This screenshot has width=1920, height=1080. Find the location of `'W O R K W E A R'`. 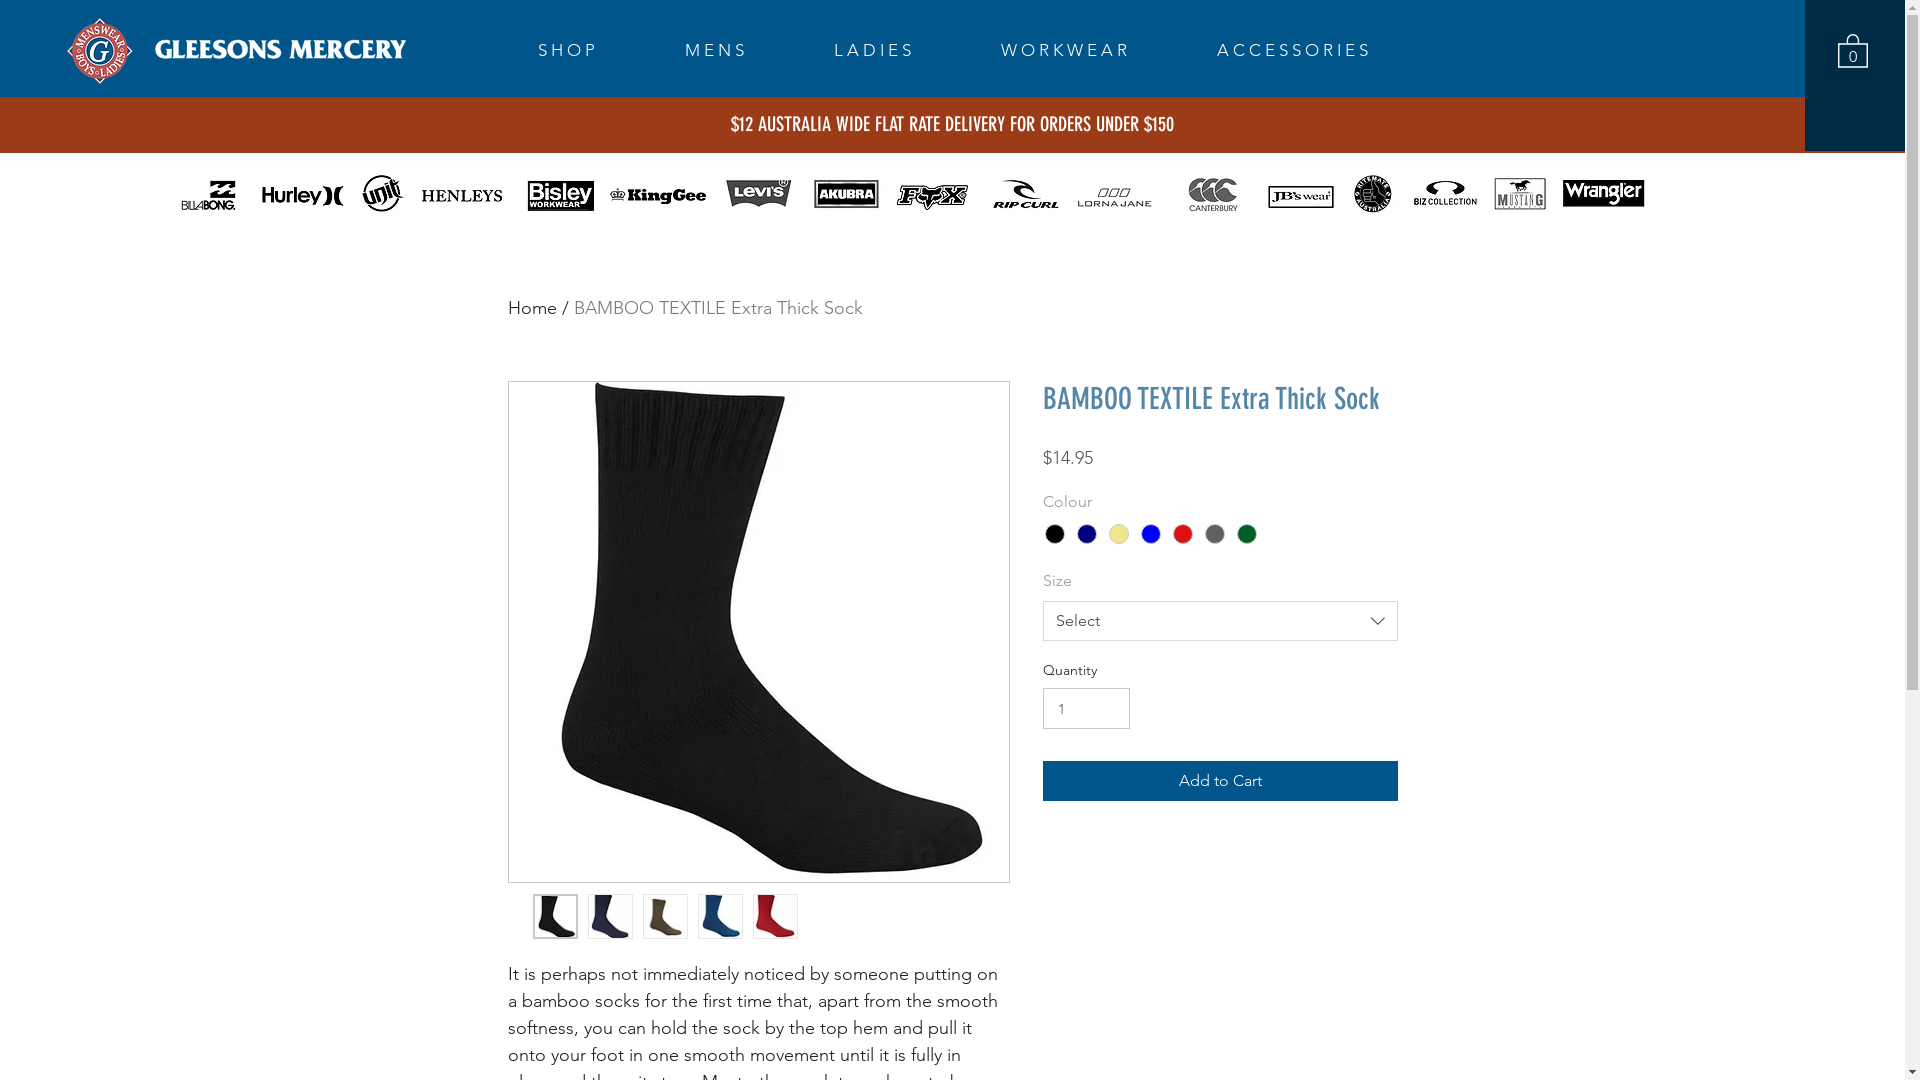

'W O R K W E A R' is located at coordinates (1093, 49).